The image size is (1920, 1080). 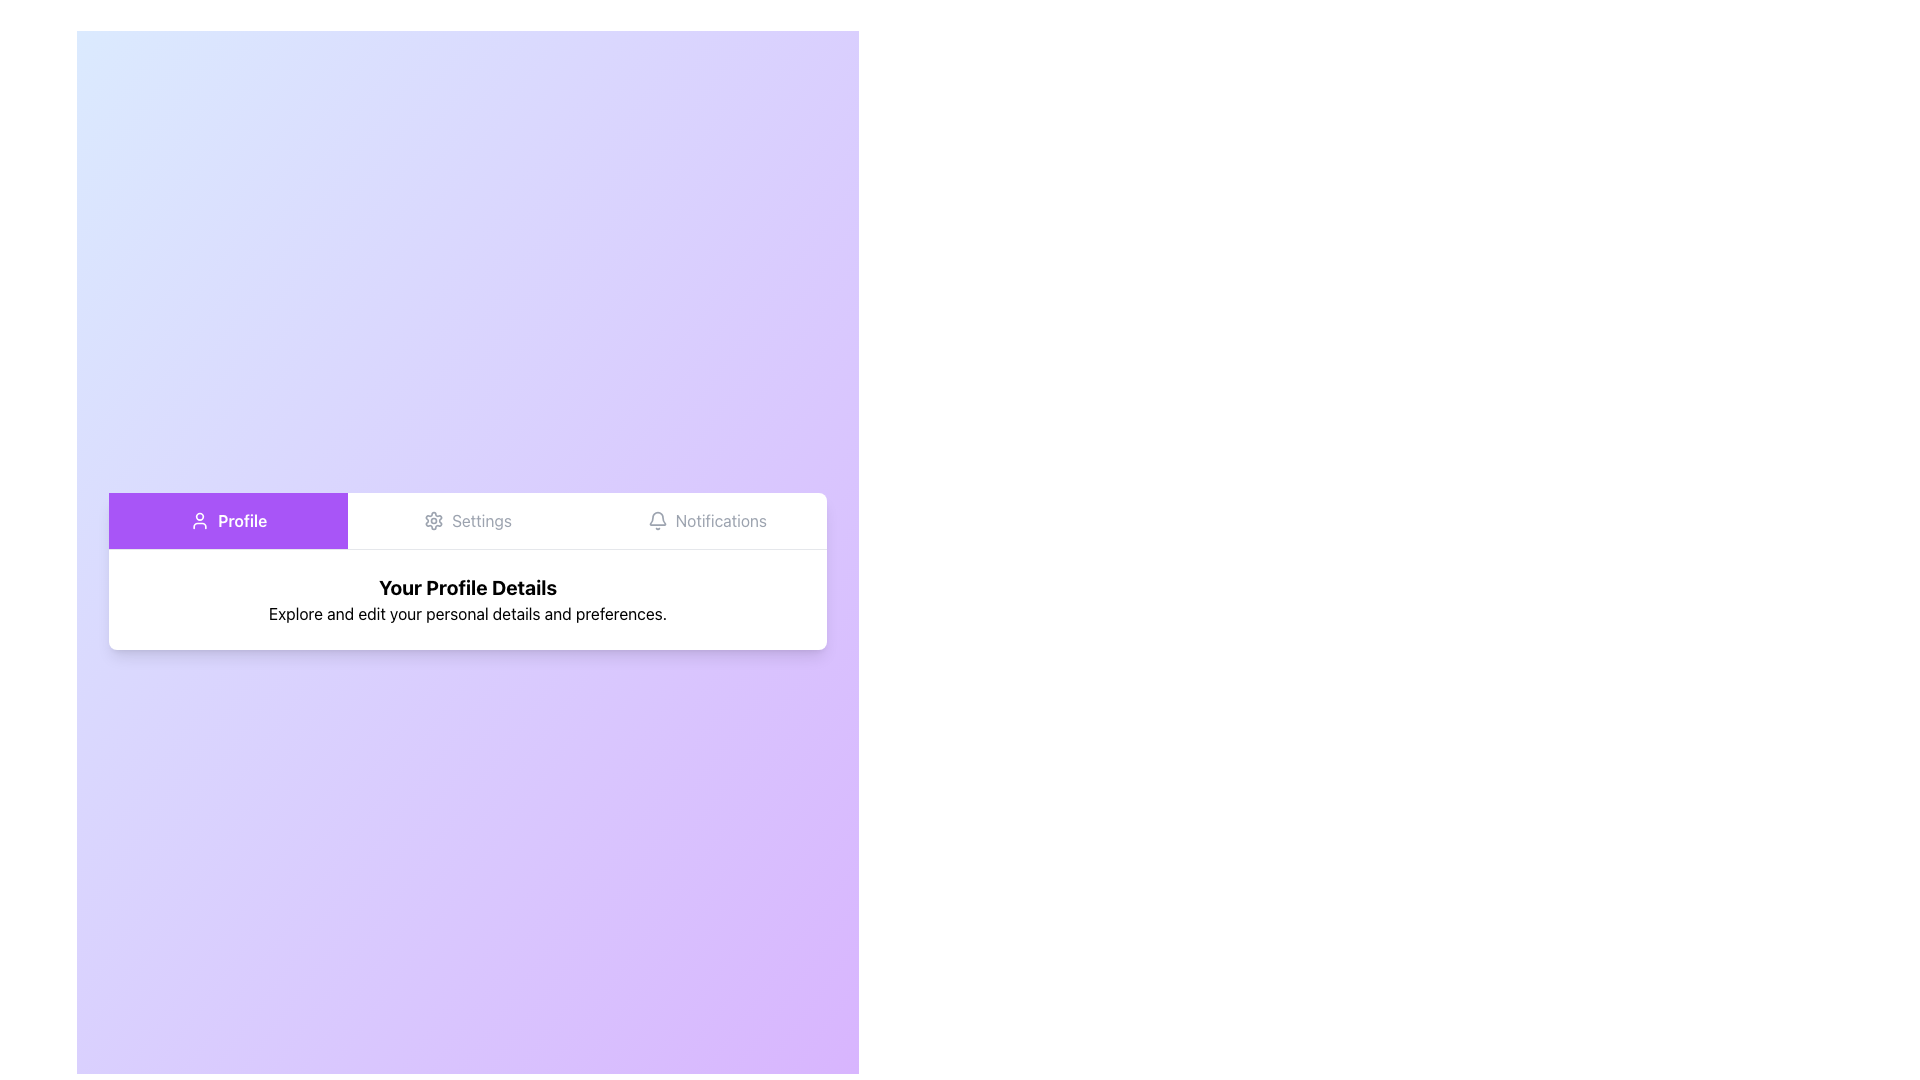 What do you see at coordinates (228, 519) in the screenshot?
I see `the 'Profile' button which has a purple background and white text, displaying the word 'Profile'` at bounding box center [228, 519].